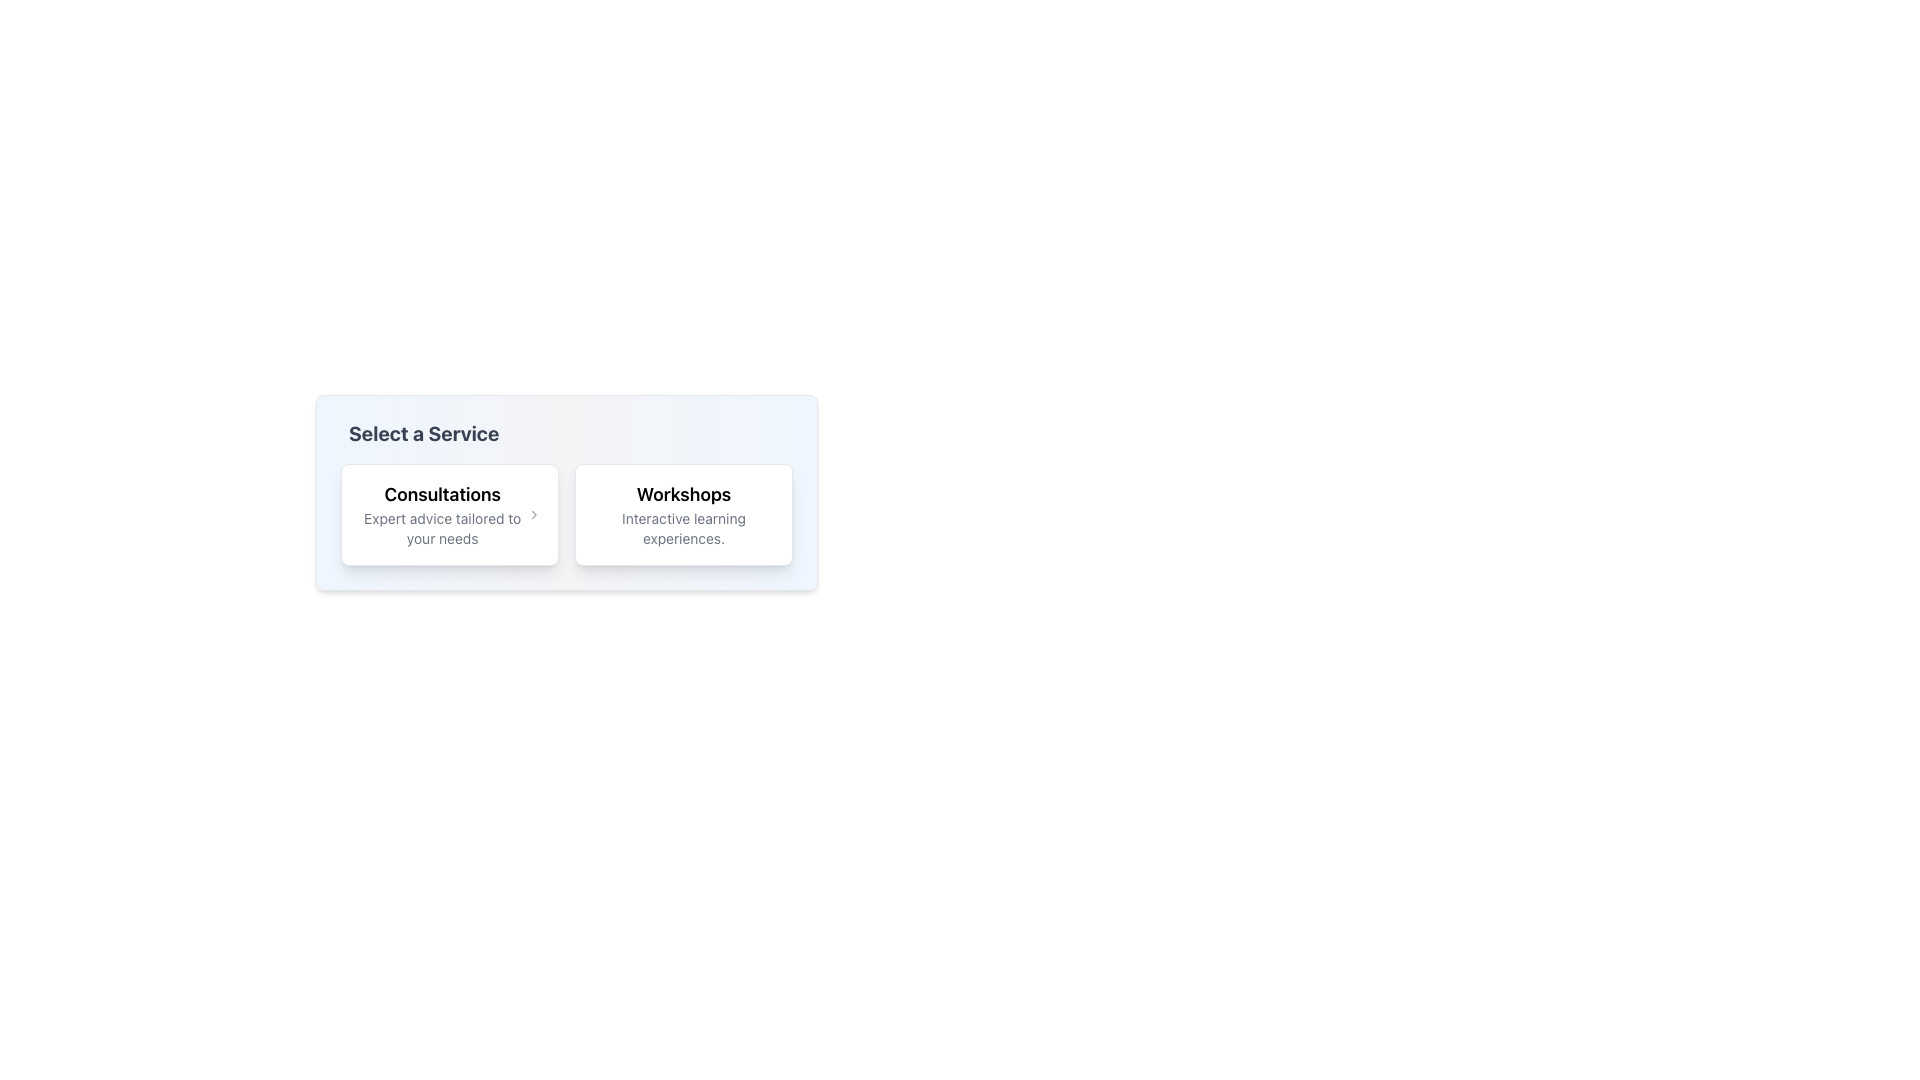 The image size is (1920, 1080). Describe the element at coordinates (684, 514) in the screenshot. I see `the selectable option labeled 'Workshops' which provides a brief description for user navigation` at that location.